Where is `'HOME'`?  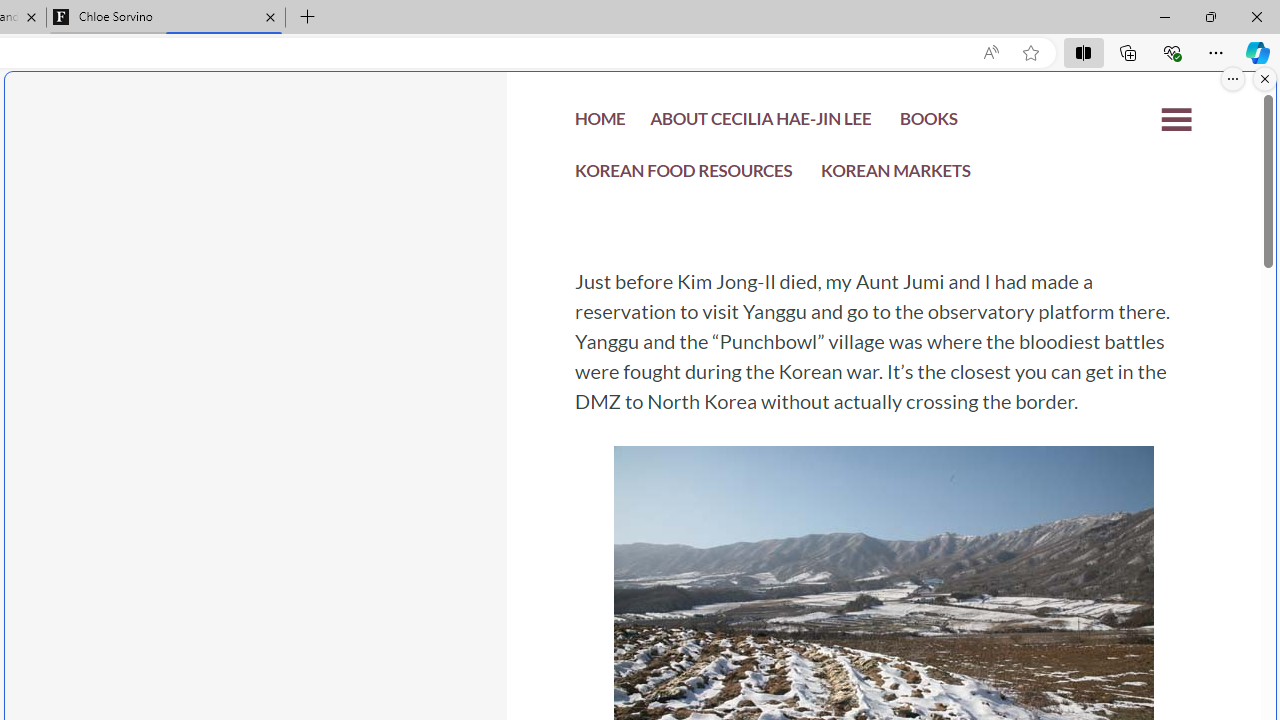
'HOME' is located at coordinates (599, 122).